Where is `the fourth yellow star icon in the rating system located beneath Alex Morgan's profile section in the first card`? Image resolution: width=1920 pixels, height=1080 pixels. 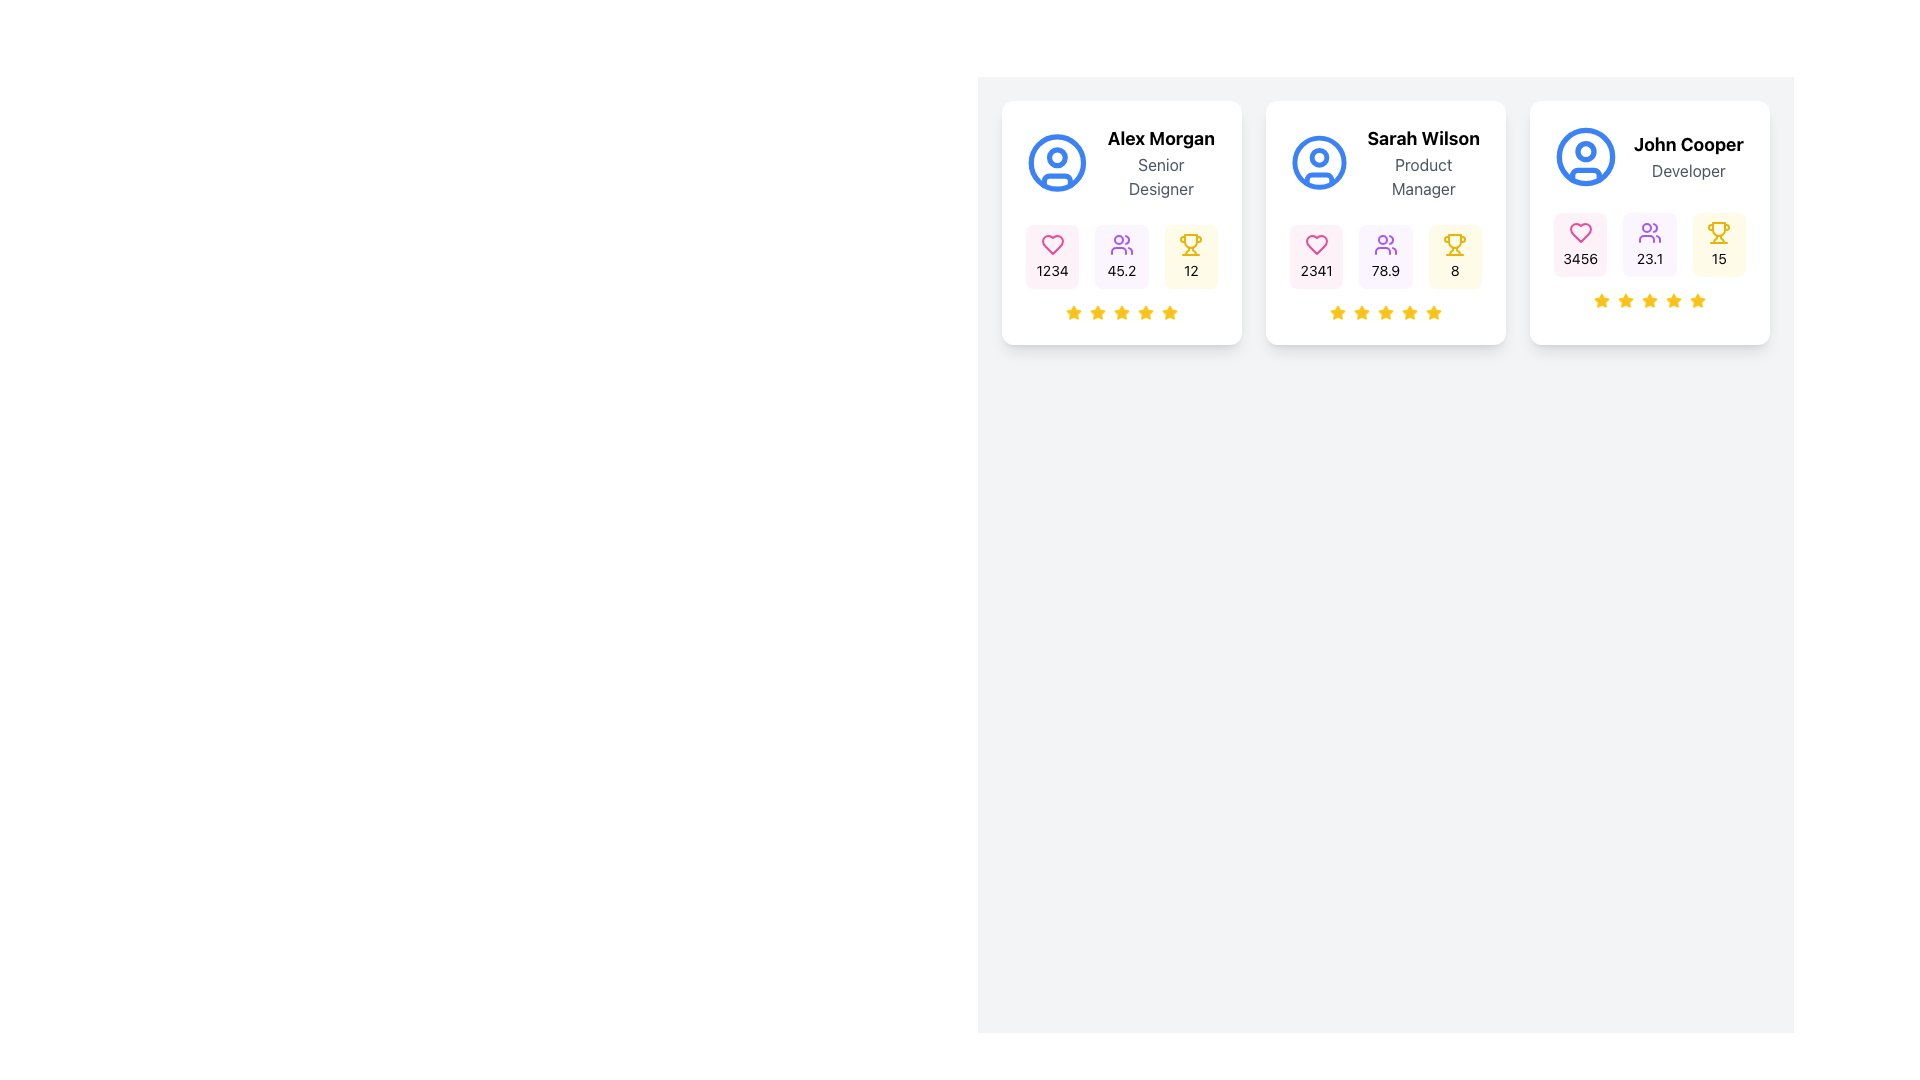
the fourth yellow star icon in the rating system located beneath Alex Morgan's profile section in the first card is located at coordinates (1122, 312).